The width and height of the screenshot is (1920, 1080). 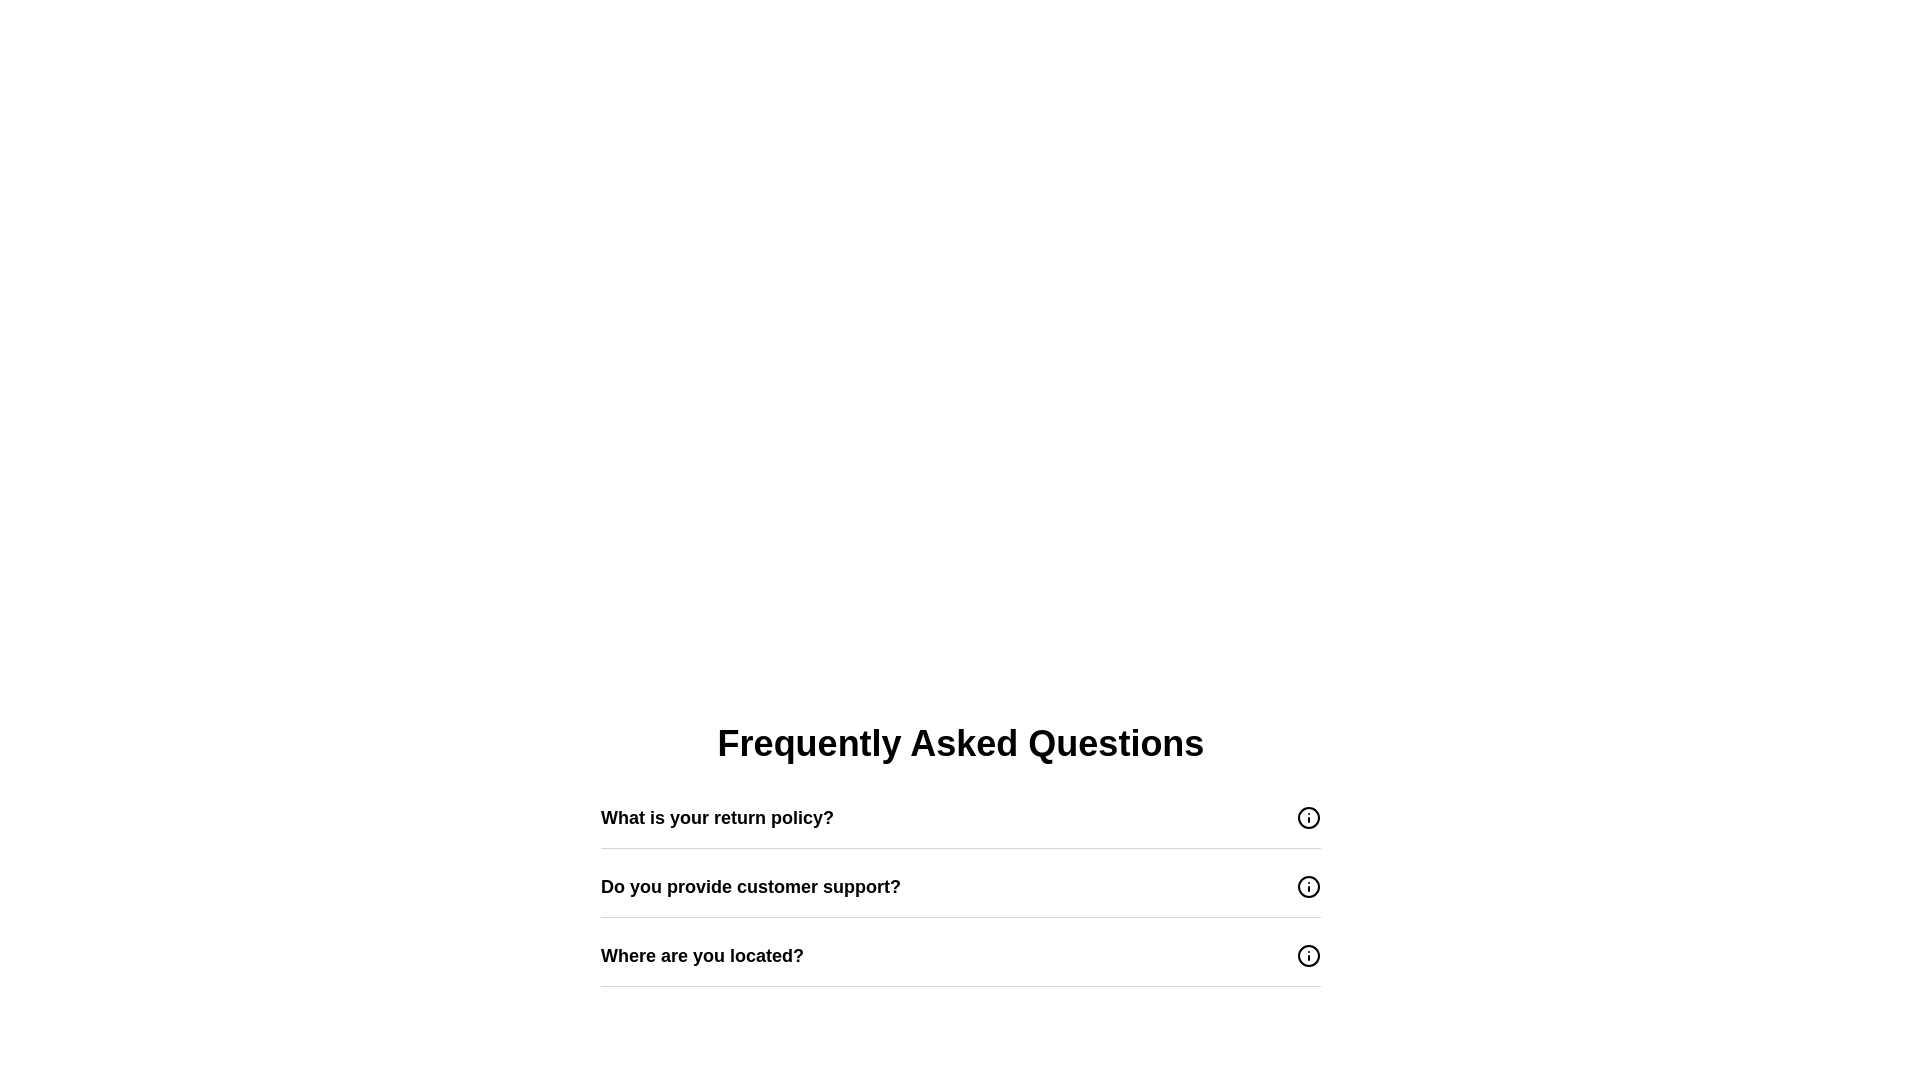 What do you see at coordinates (1309, 886) in the screenshot?
I see `the informational icon located to the far right of the text 'Do you provide customer support?'` at bounding box center [1309, 886].